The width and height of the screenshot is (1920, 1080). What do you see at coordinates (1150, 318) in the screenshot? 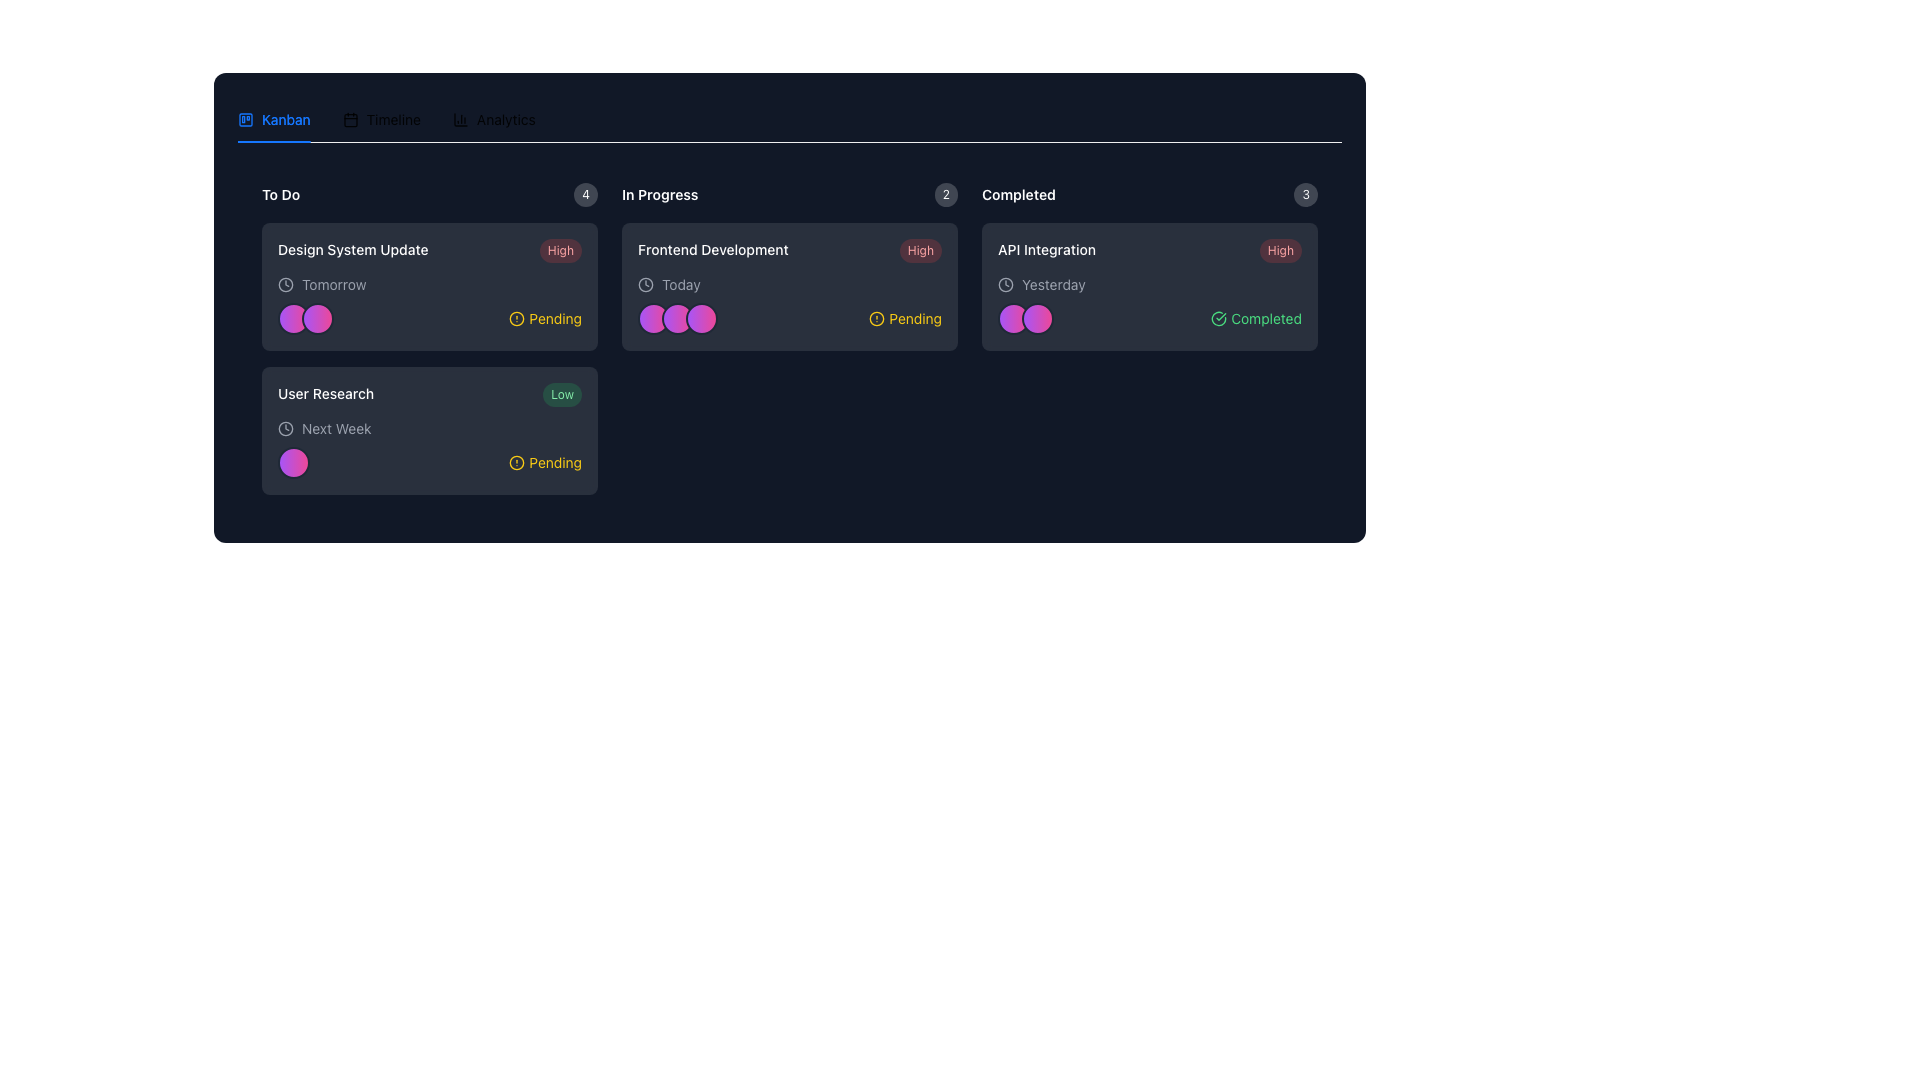
I see `the status indicated by the 'Completed' text and green checkmark icon in the Status indicator component within the 'API Integration' card` at bounding box center [1150, 318].